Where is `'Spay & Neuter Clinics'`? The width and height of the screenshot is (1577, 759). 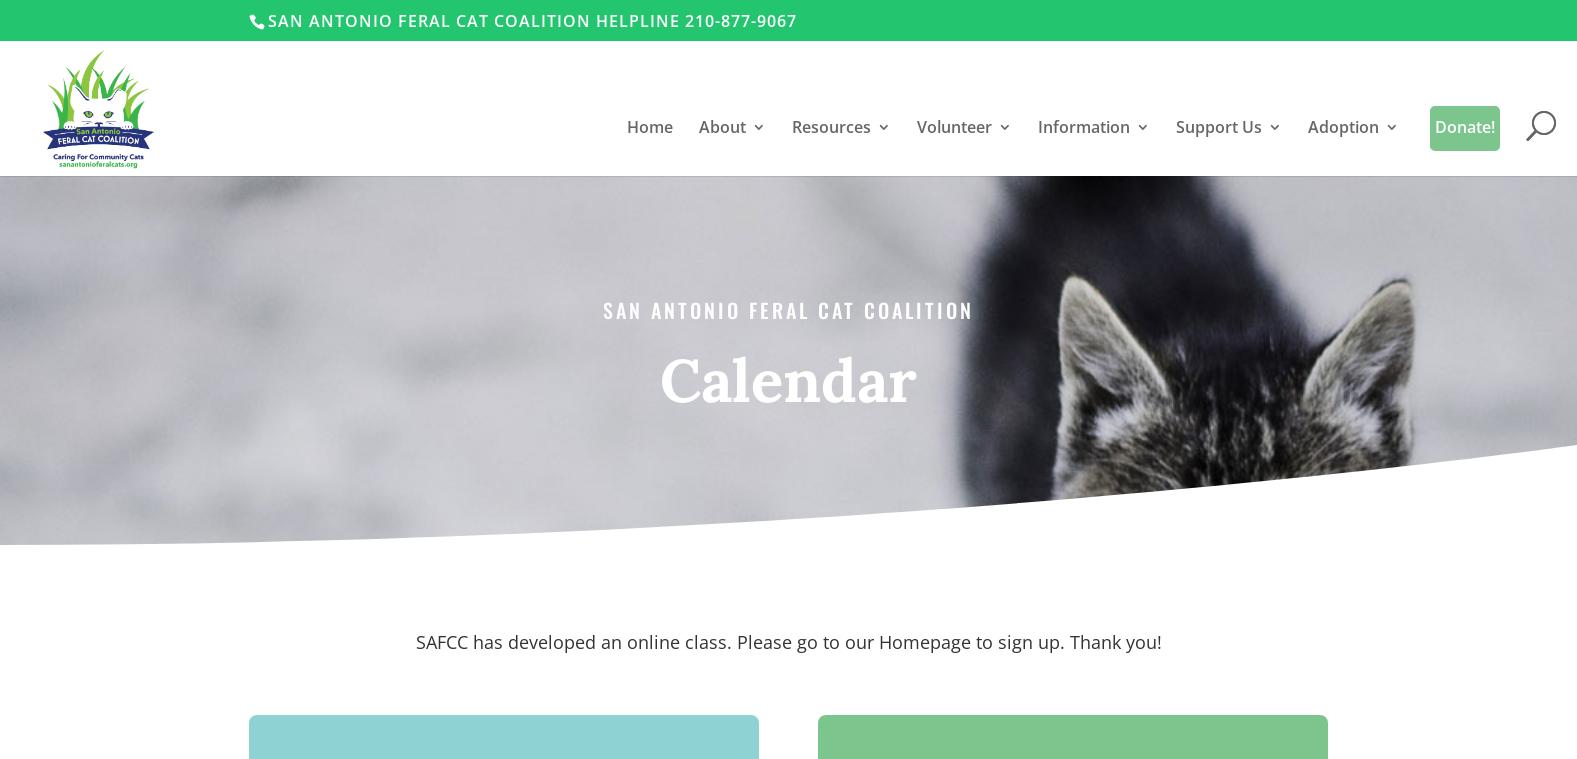 'Spay & Neuter Clinics' is located at coordinates (904, 263).